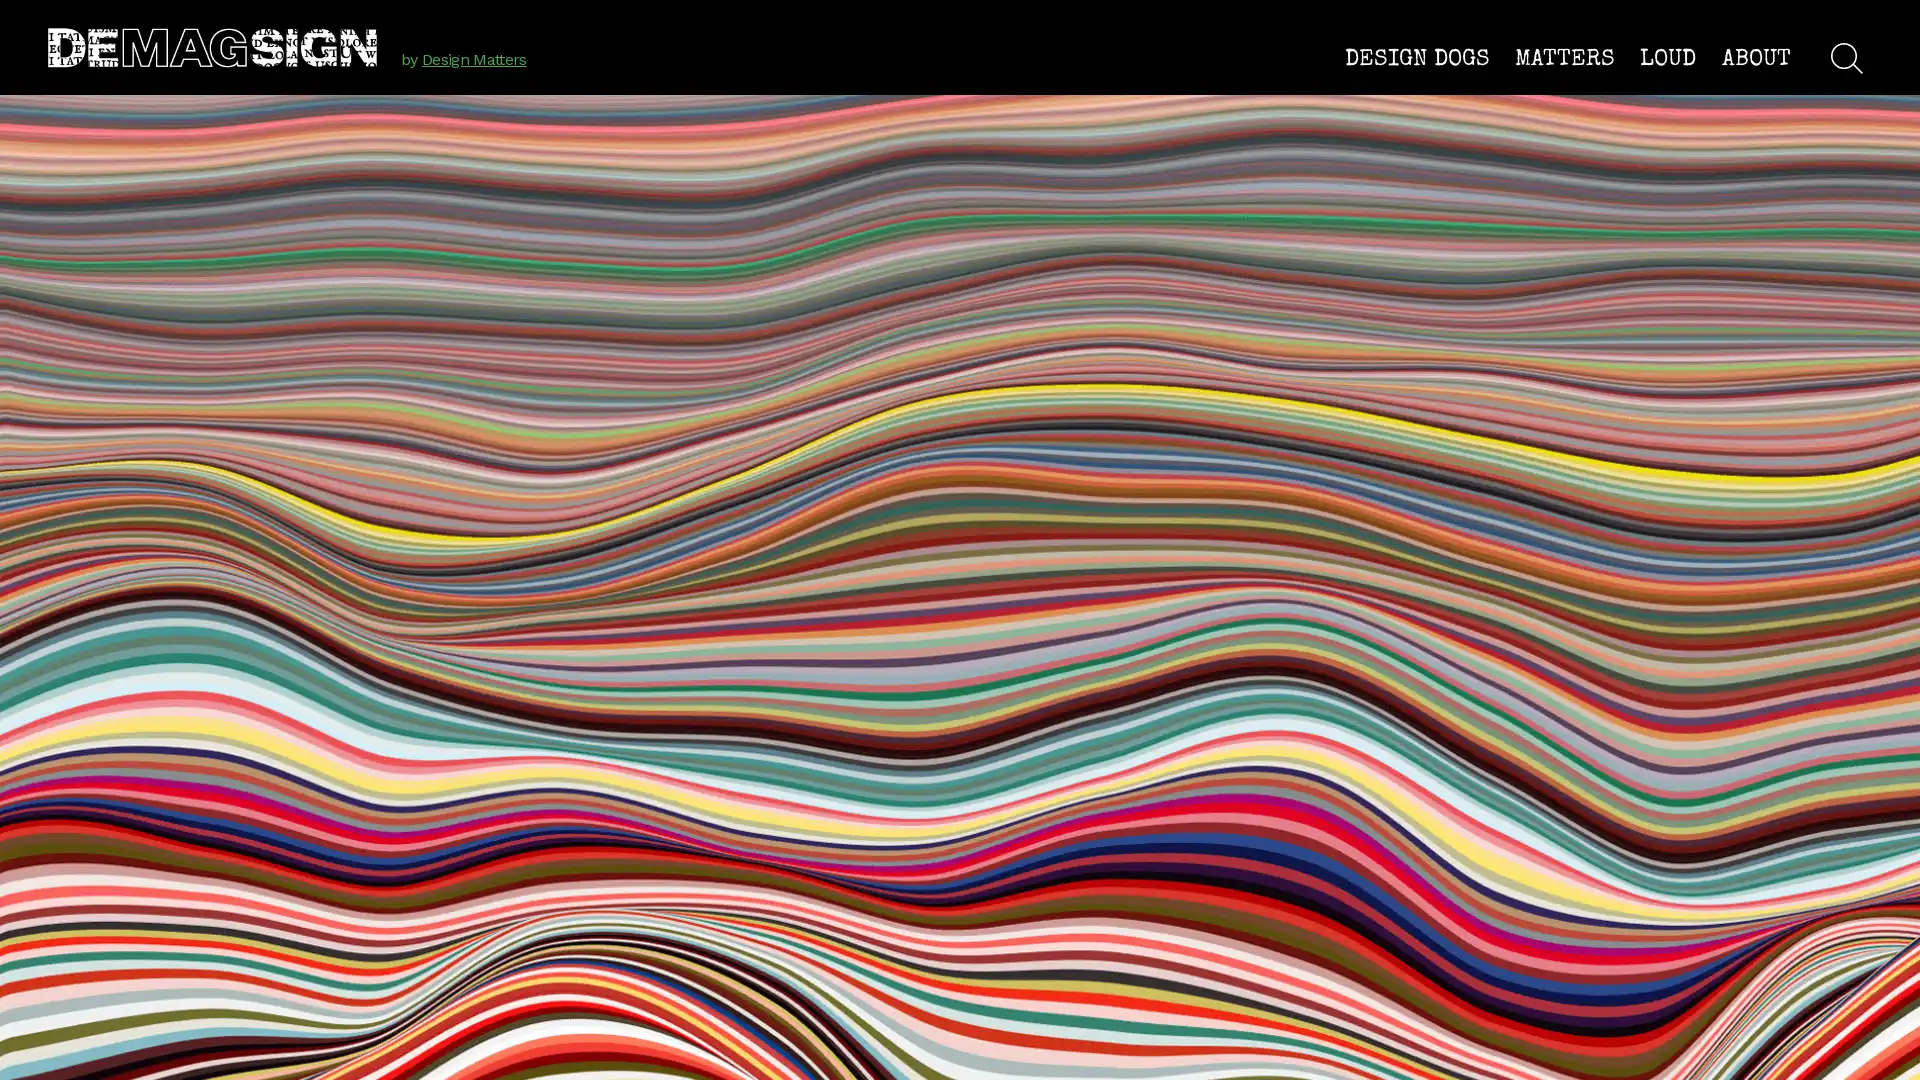 This screenshot has height=1080, width=1920. Describe the element at coordinates (1846, 56) in the screenshot. I see `Search` at that location.